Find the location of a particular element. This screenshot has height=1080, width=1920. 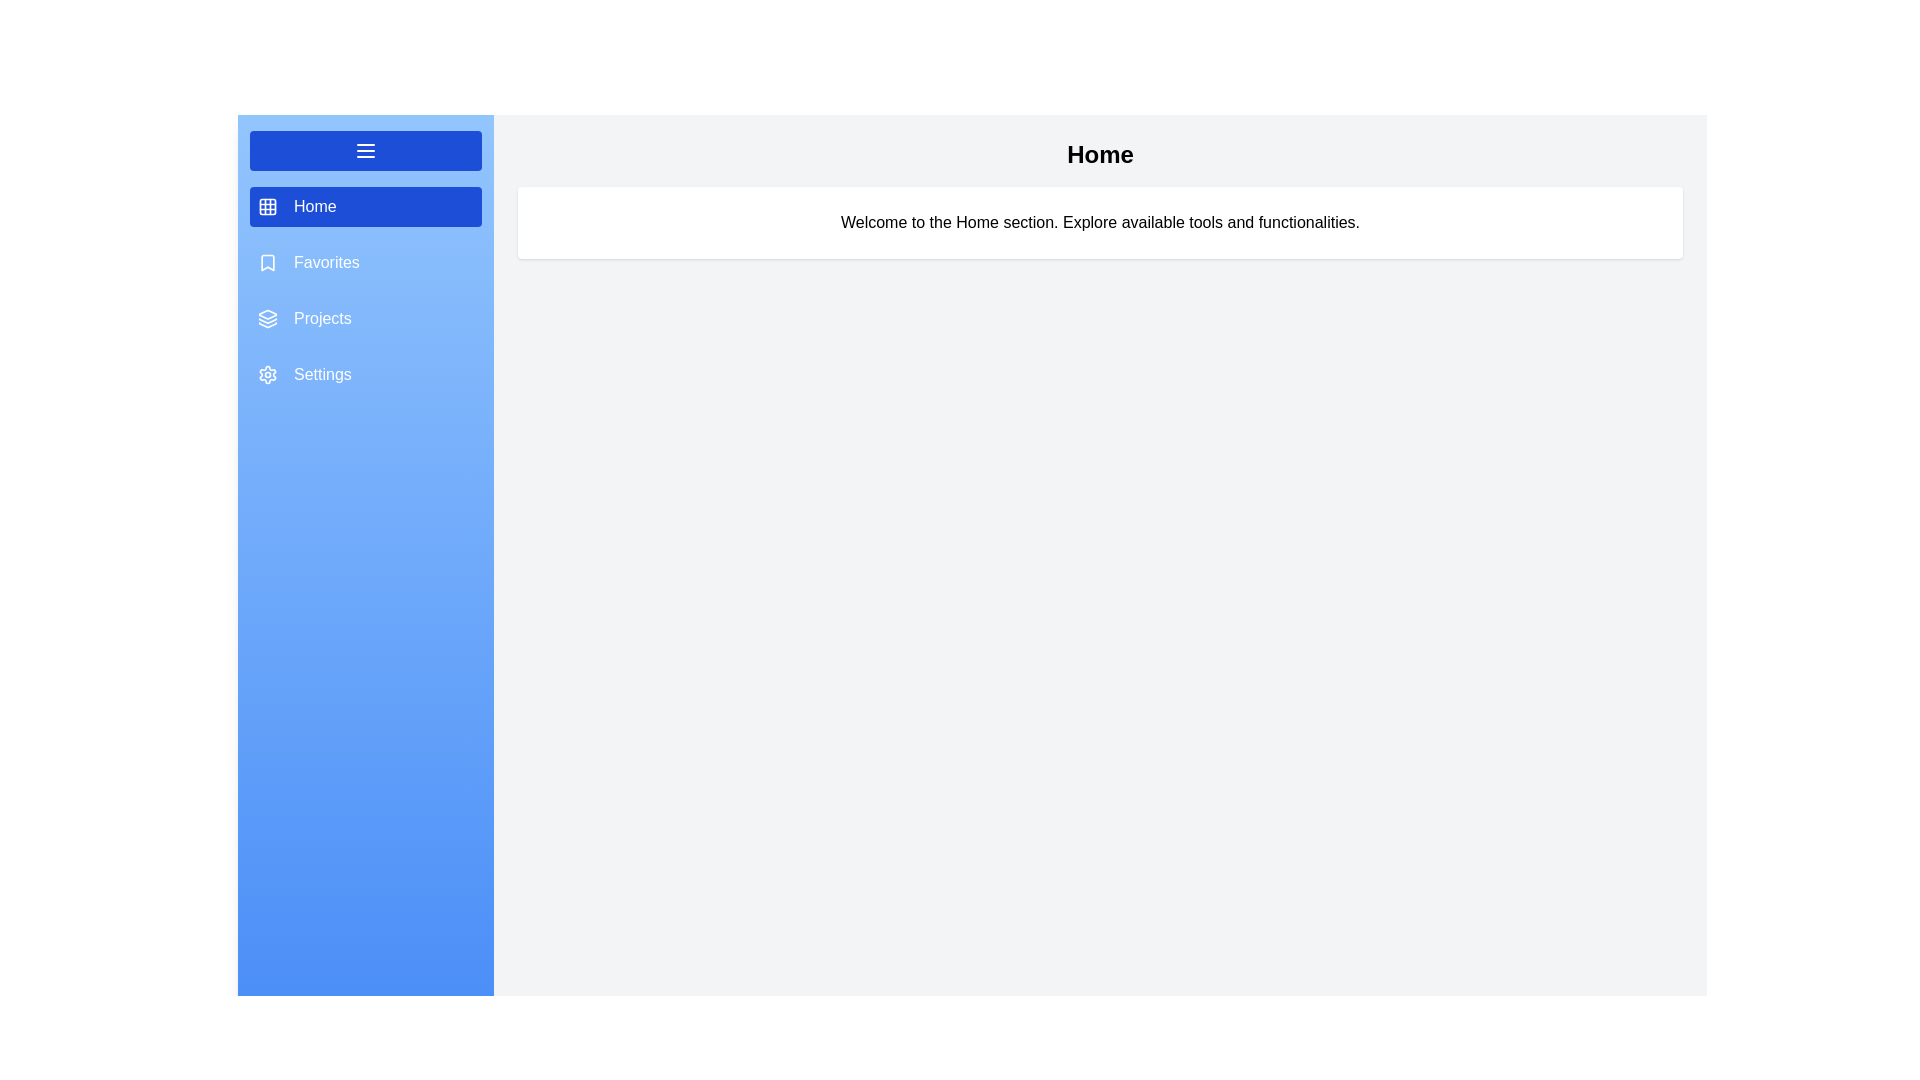

the section Favorites from the menu is located at coordinates (365, 261).